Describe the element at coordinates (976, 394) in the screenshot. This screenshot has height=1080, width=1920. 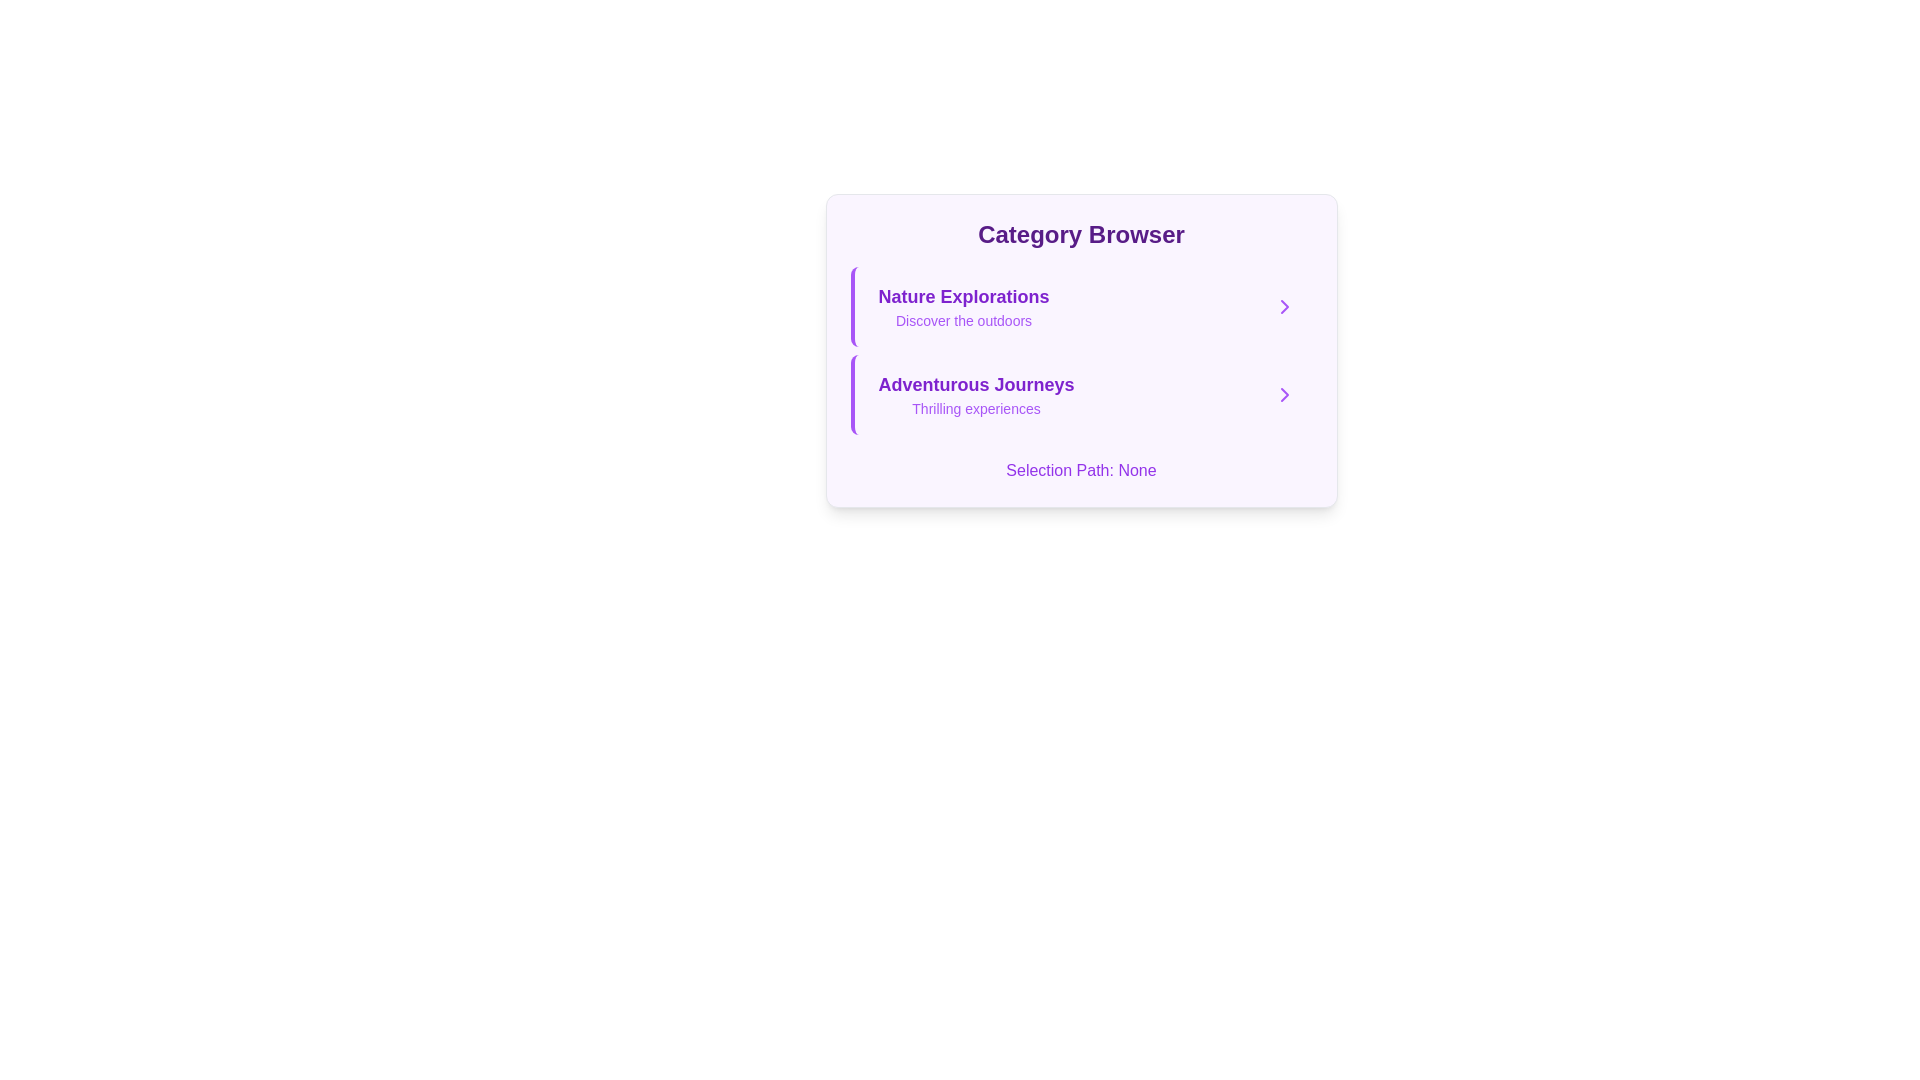
I see `the text label displaying 'Adventurous Journeys' and 'Thrilling experiences', which is the second entry in the 'Category Browser' section` at that location.